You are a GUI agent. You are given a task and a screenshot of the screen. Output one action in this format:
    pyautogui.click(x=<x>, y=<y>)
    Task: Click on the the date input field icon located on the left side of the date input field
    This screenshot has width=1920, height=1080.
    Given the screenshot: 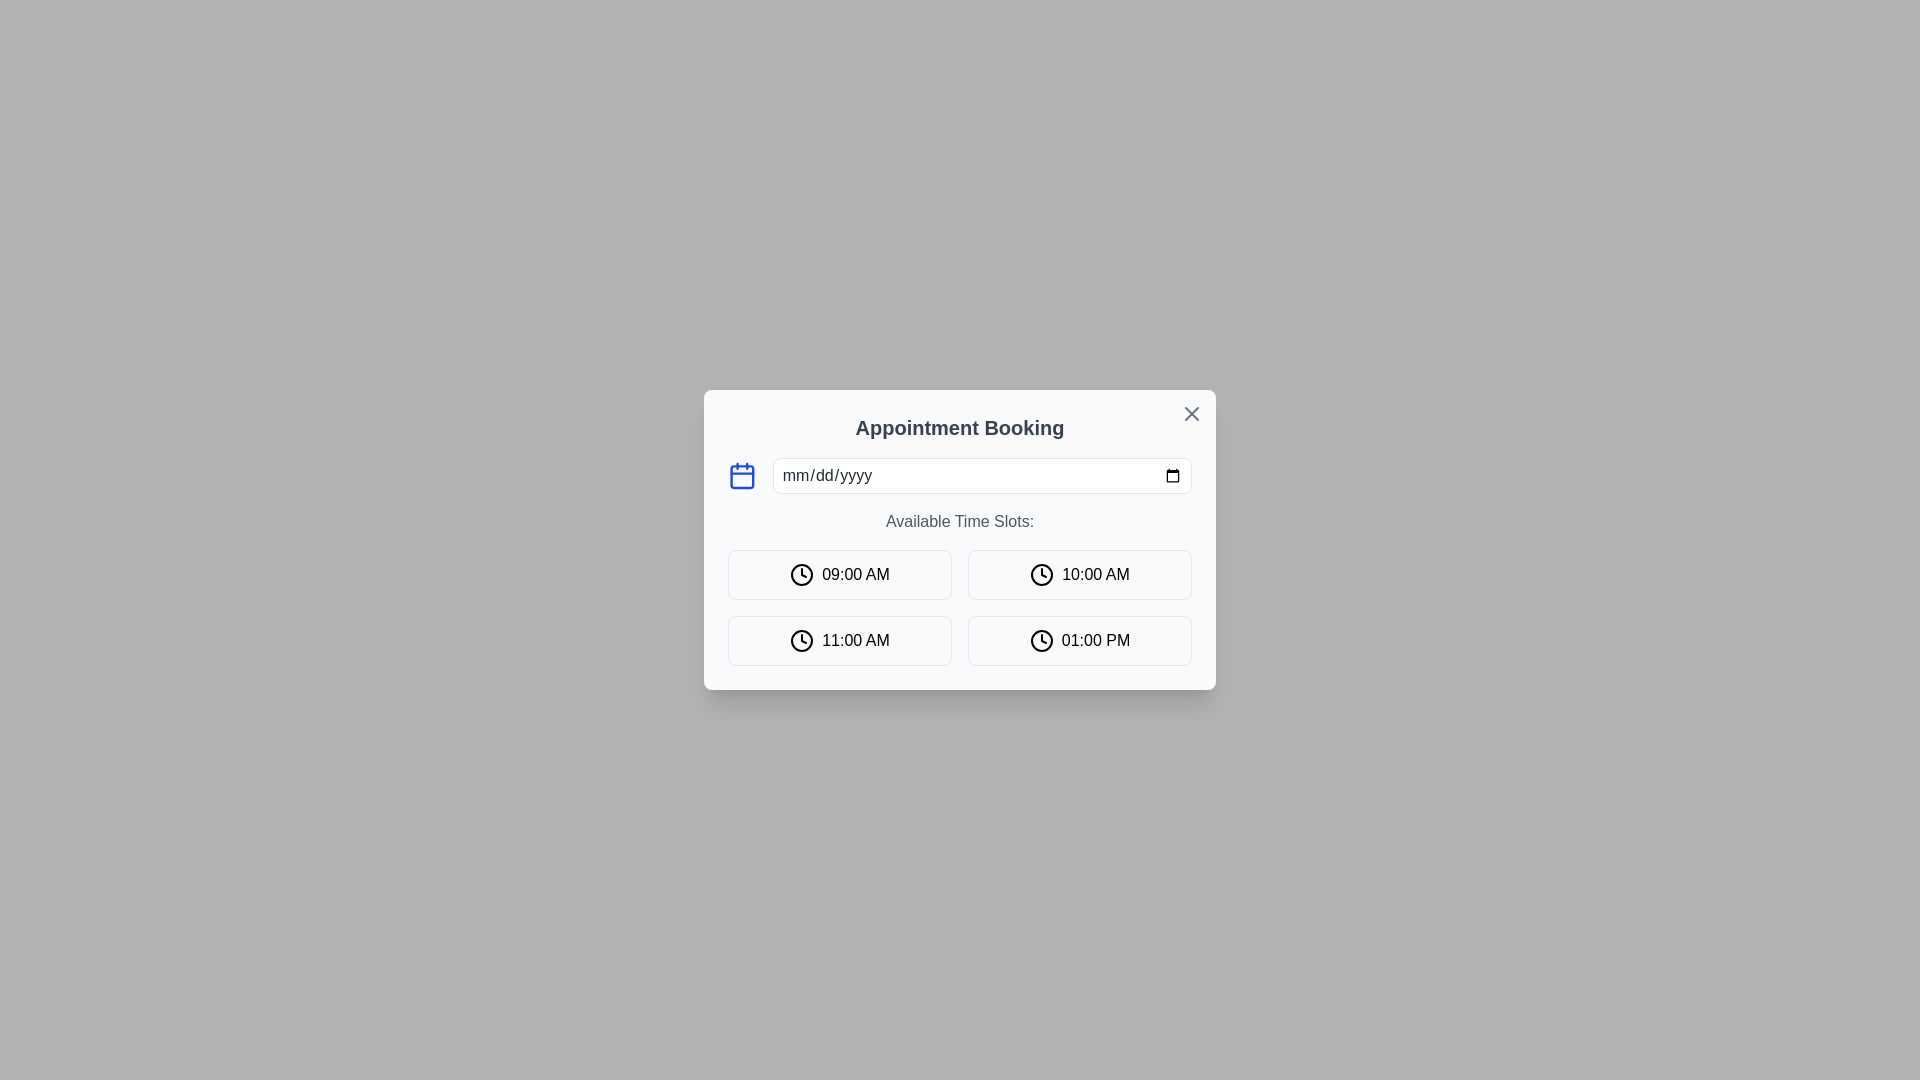 What is the action you would take?
    pyautogui.click(x=741, y=475)
    